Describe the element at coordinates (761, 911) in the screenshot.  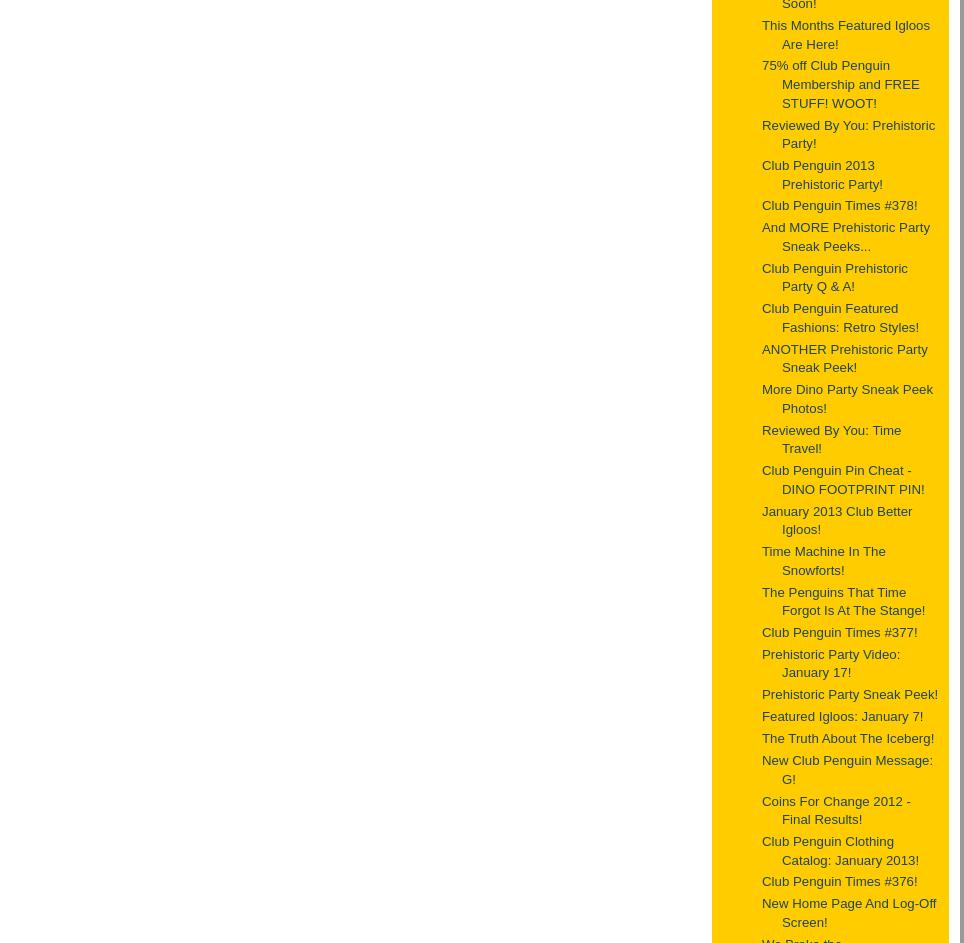
I see `'New Home Page And Log-Off Screen!'` at that location.